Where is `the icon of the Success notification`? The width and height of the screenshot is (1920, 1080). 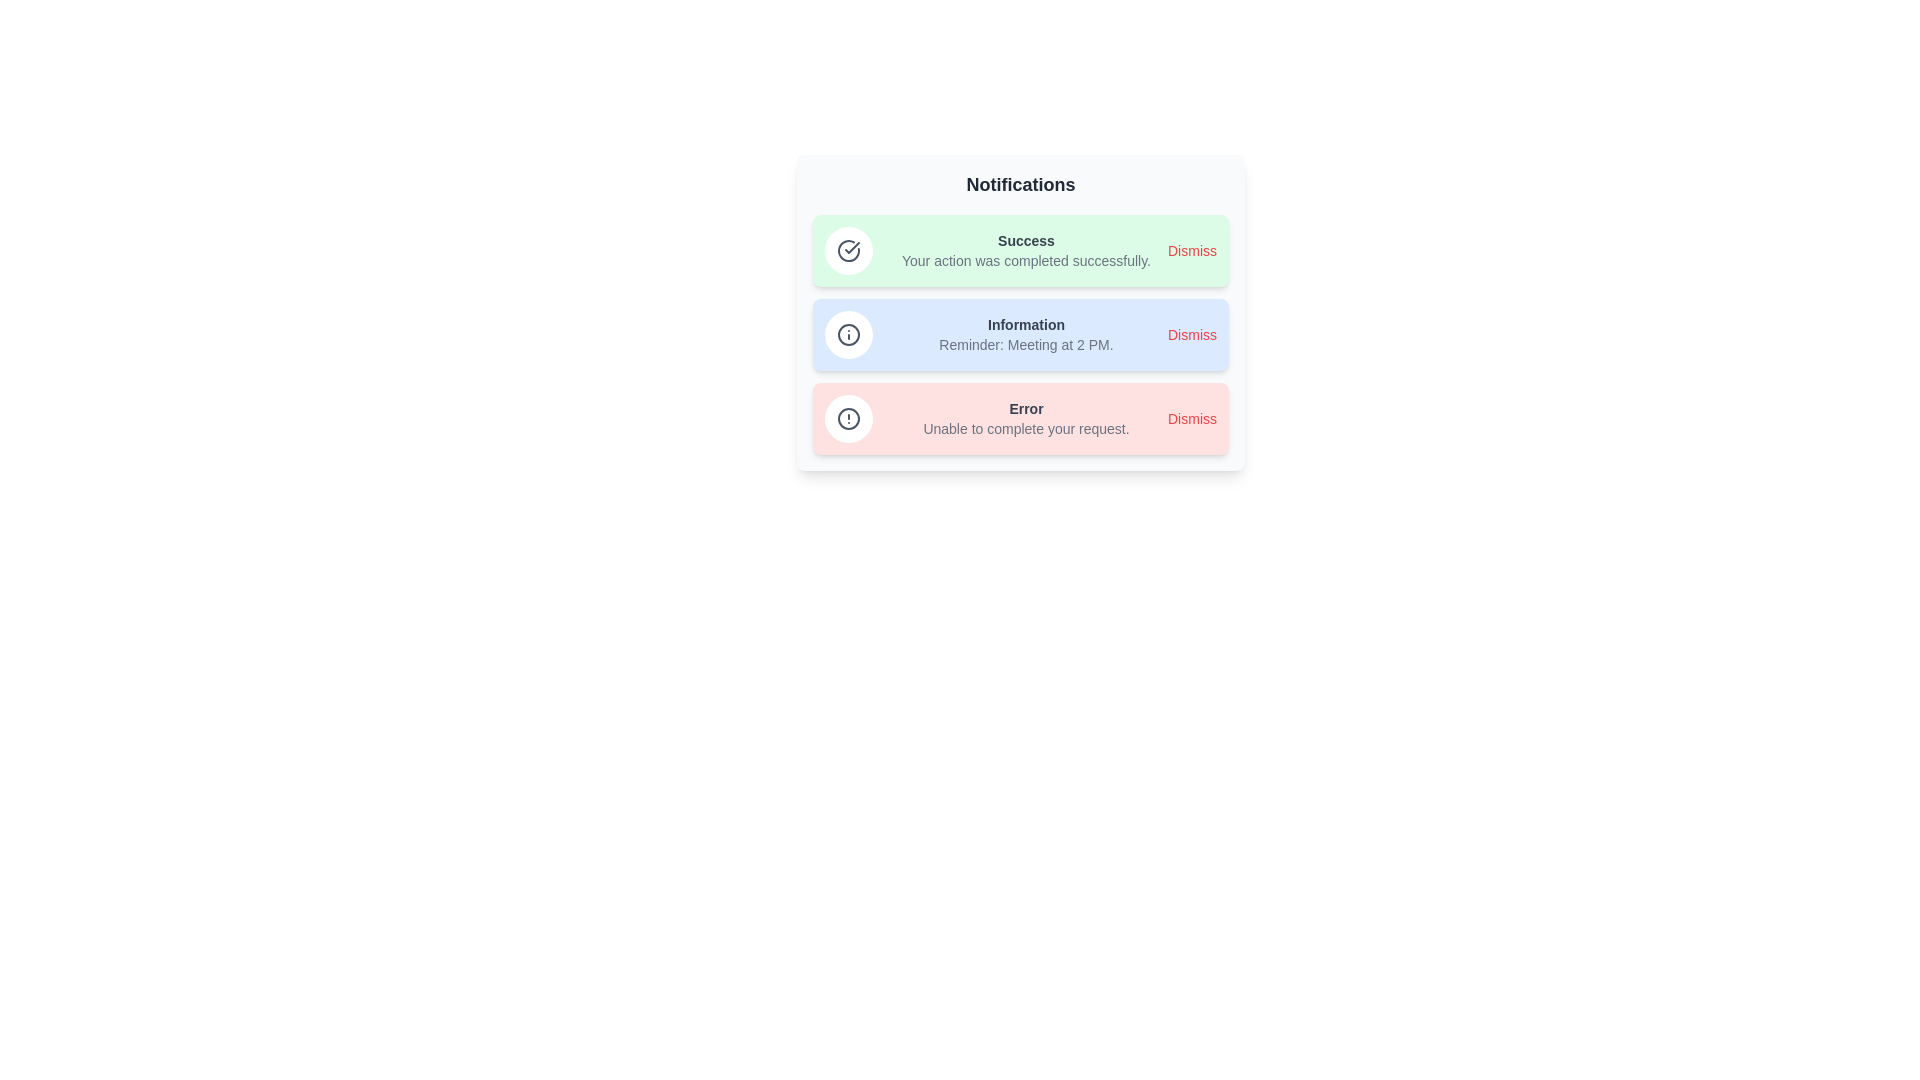
the icon of the Success notification is located at coordinates (849, 249).